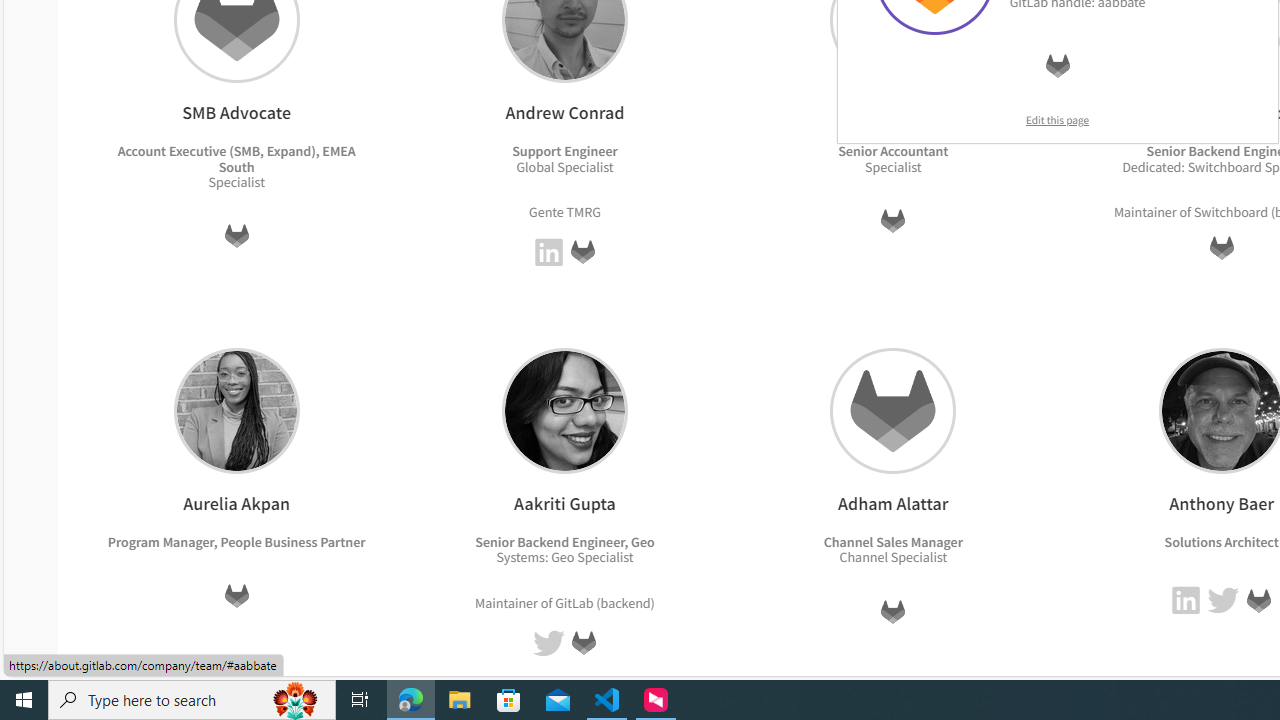 This screenshot has width=1280, height=720. I want to click on 'Aakriti Gupta', so click(563, 409).